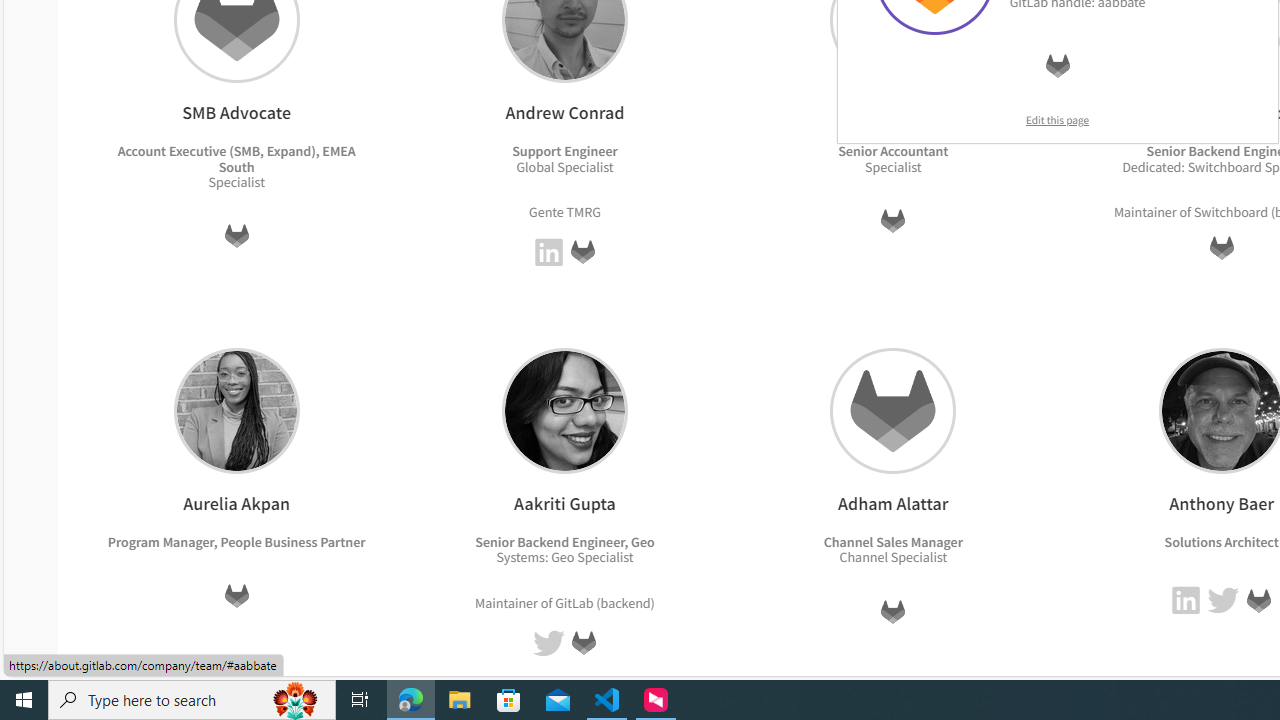 This screenshot has width=1280, height=720. I want to click on 'Aakriti Gupta', so click(563, 409).